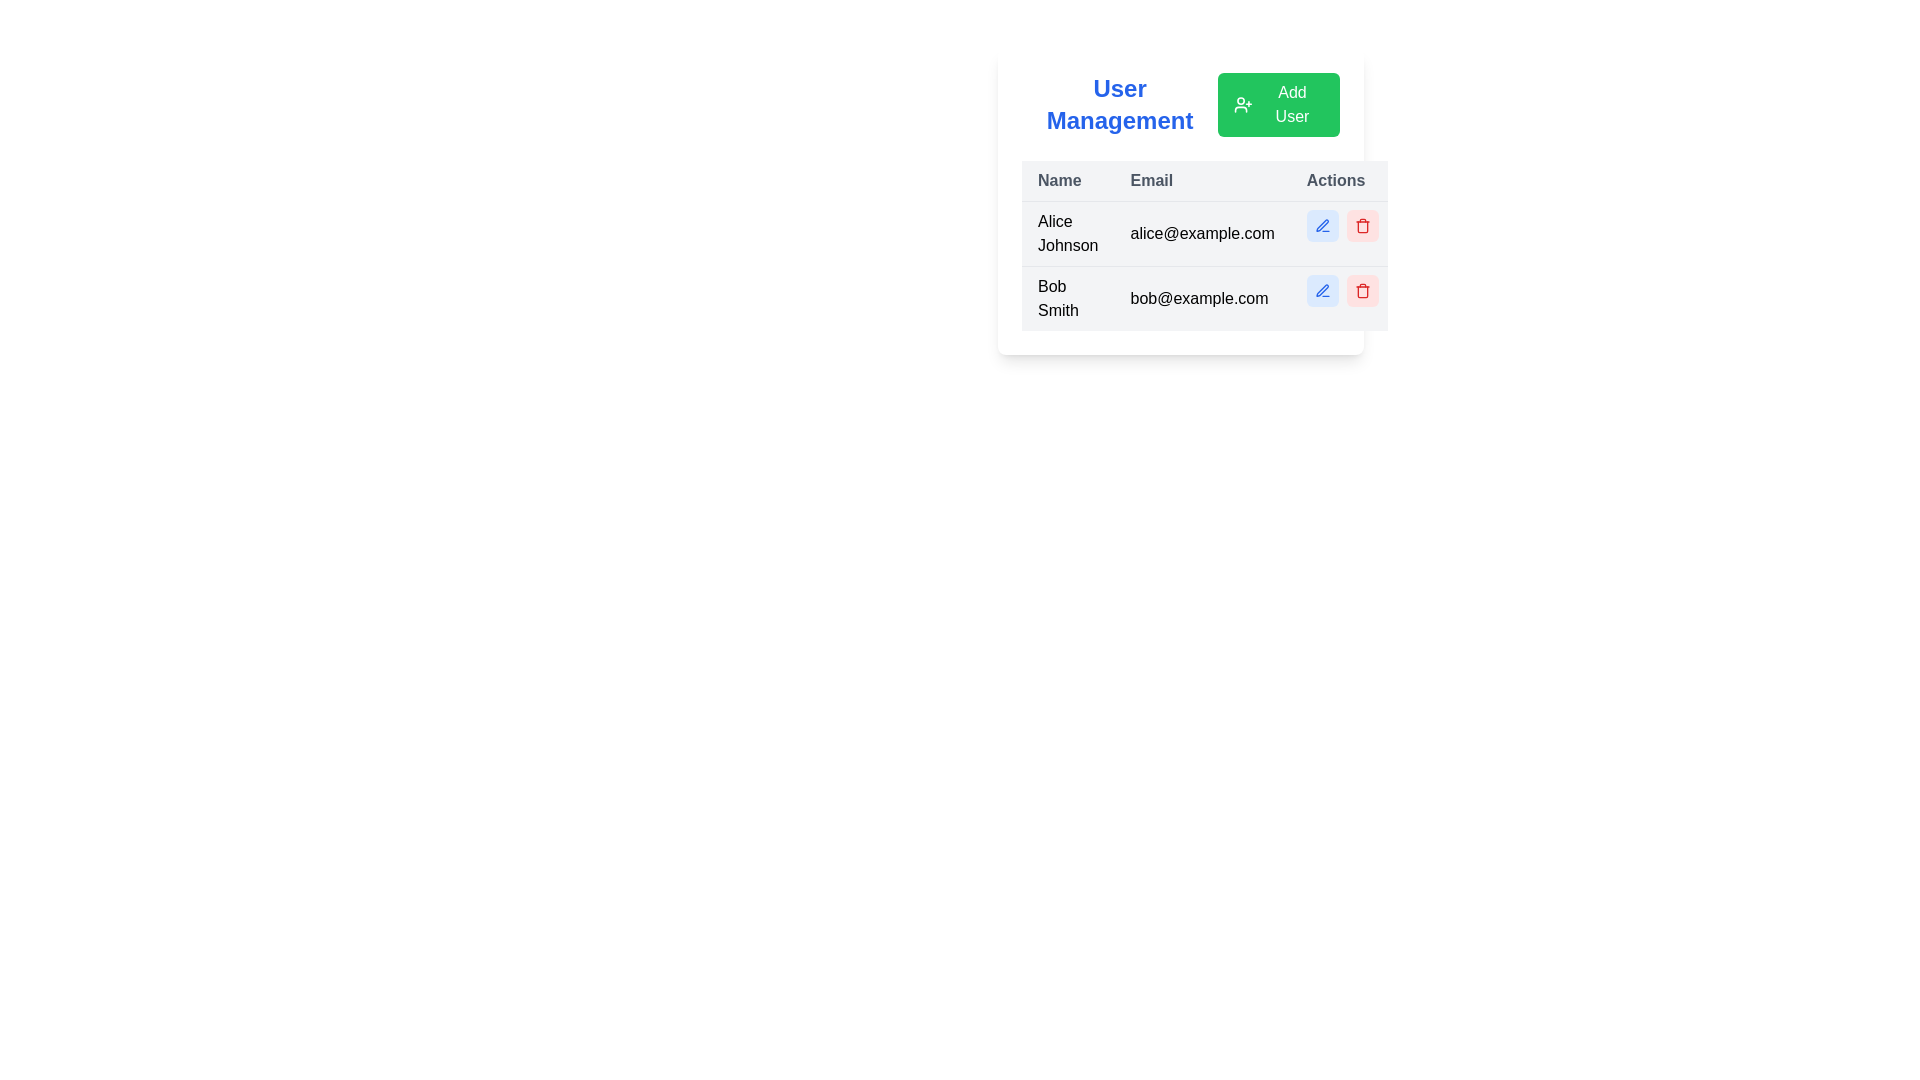 Image resolution: width=1920 pixels, height=1080 pixels. Describe the element at coordinates (1342, 181) in the screenshot. I see `the static text label that serves as the header for the 'Actions' column in the table layout` at that location.